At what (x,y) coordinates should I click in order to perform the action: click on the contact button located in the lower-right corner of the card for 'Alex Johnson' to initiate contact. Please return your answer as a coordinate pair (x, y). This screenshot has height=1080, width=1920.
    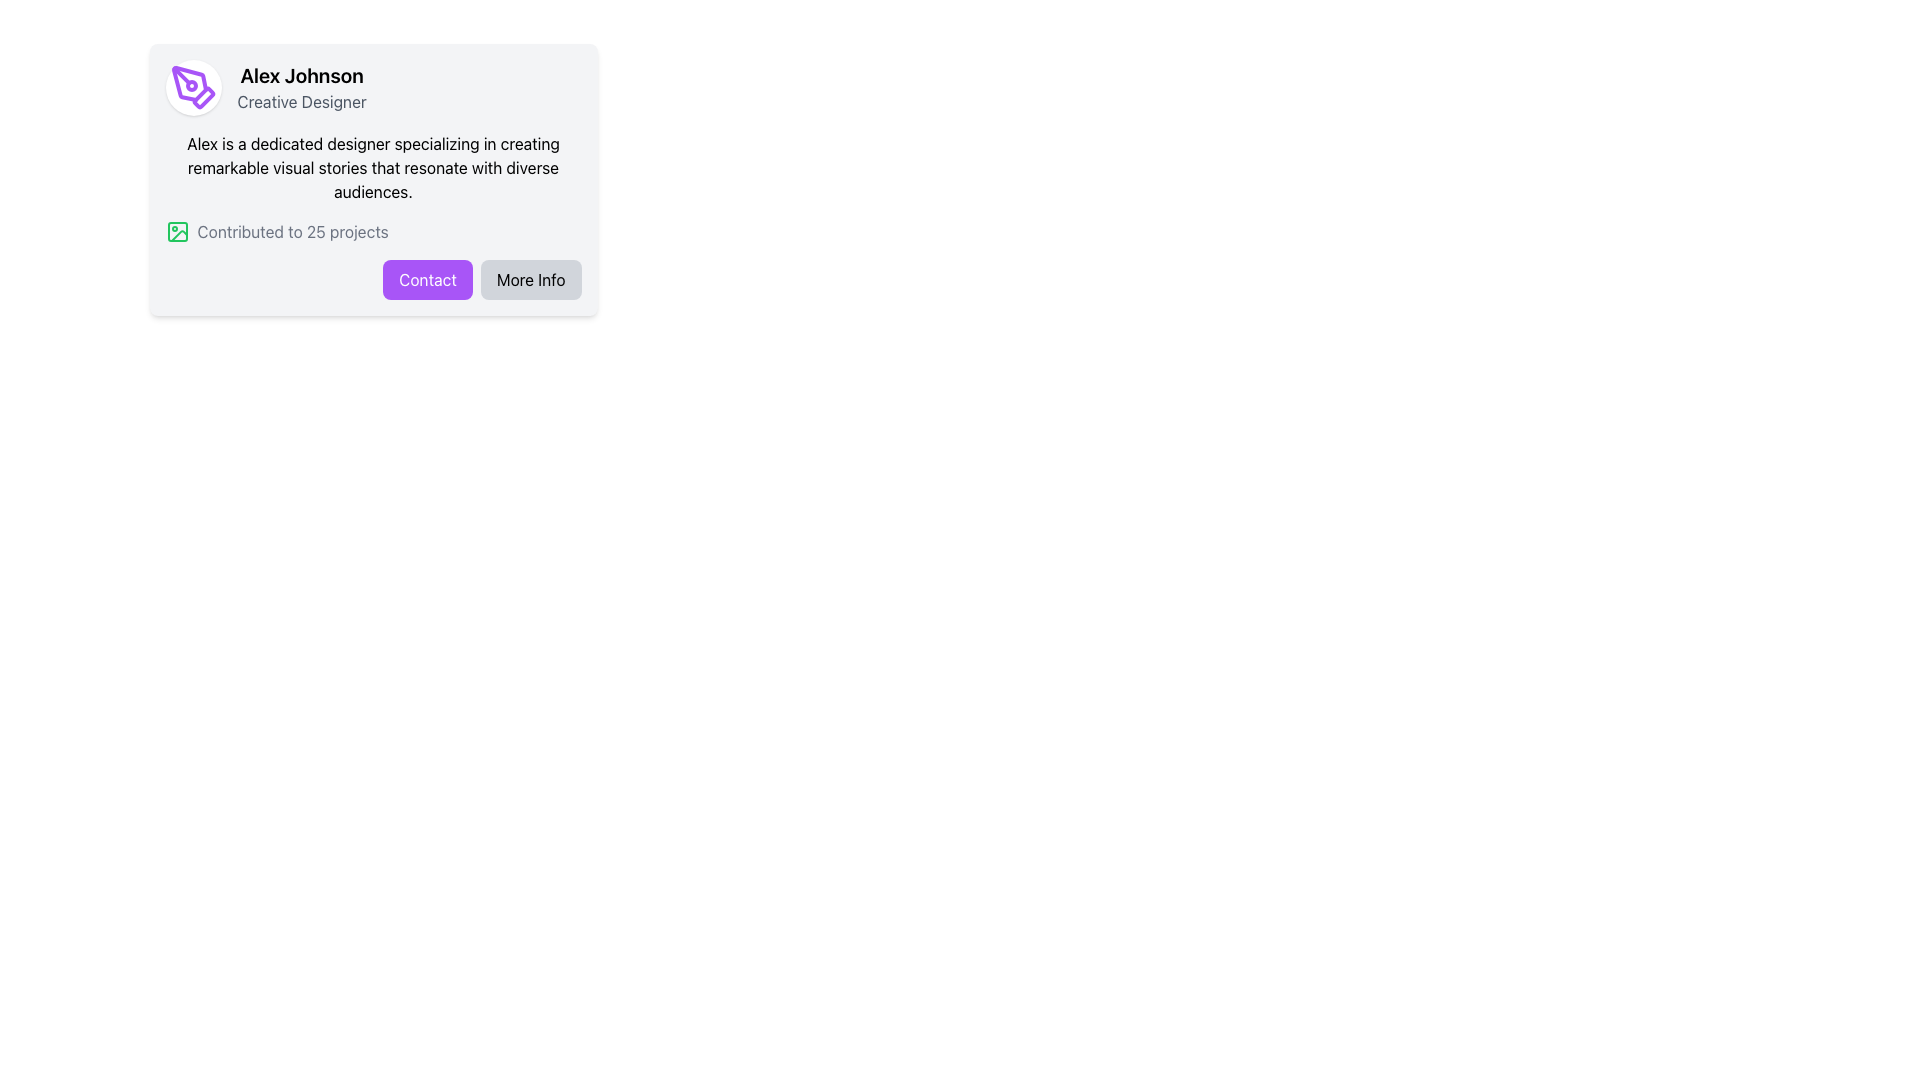
    Looking at the image, I should click on (426, 280).